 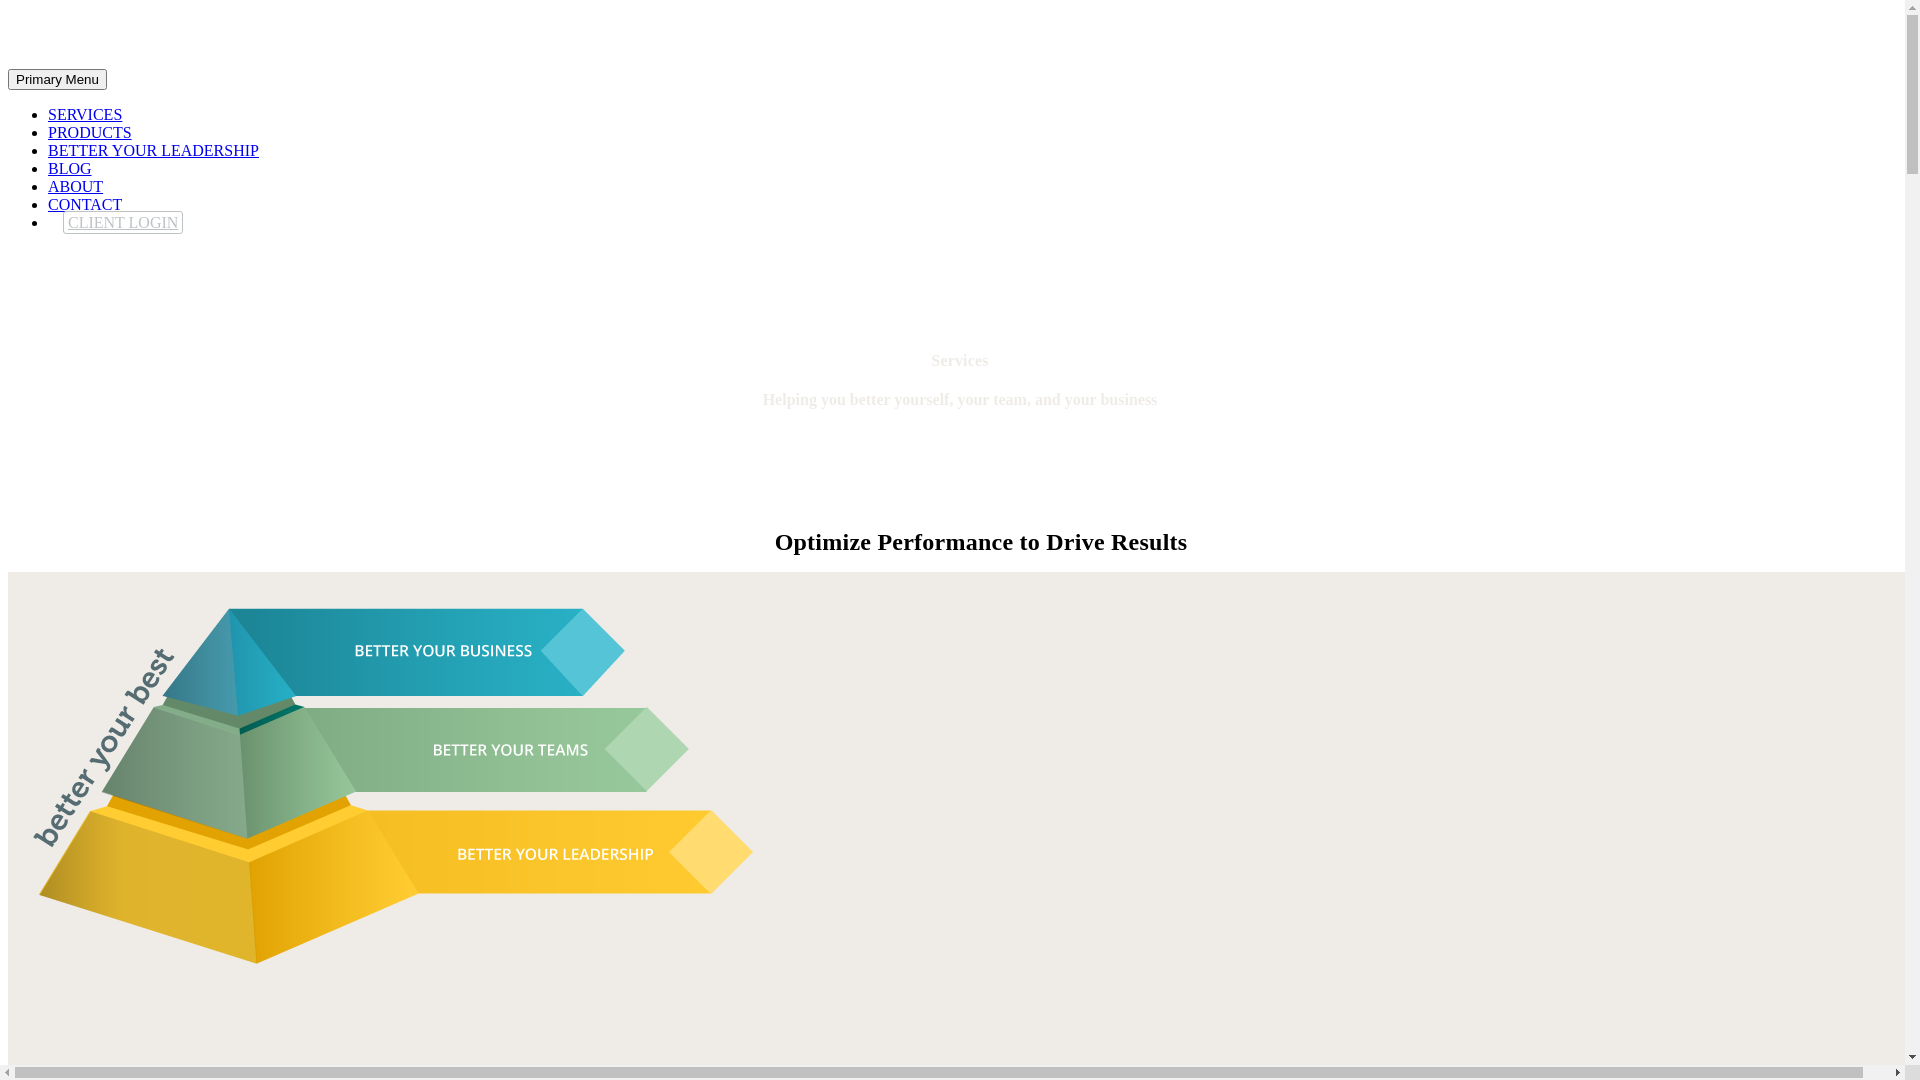 I want to click on 'BLOG', so click(x=70, y=167).